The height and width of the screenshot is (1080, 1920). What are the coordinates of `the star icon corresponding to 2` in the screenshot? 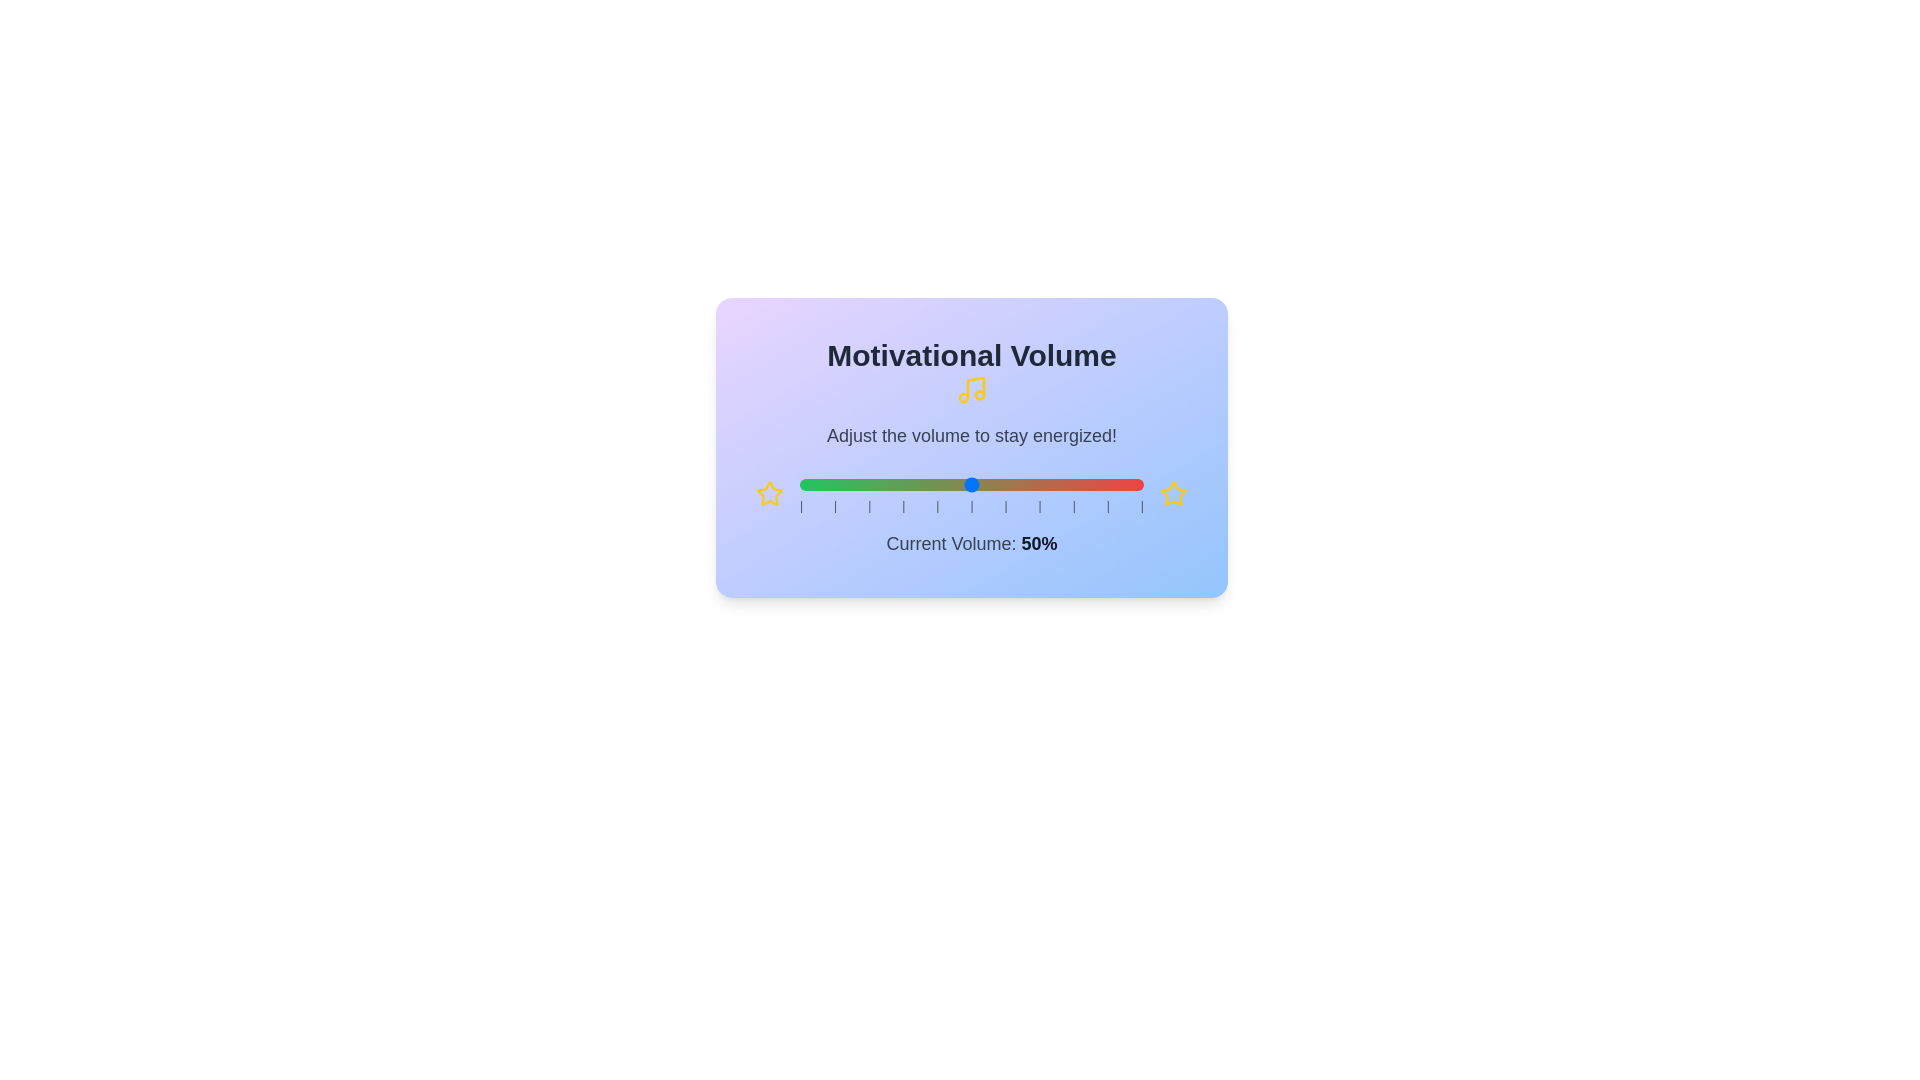 It's located at (1174, 493).